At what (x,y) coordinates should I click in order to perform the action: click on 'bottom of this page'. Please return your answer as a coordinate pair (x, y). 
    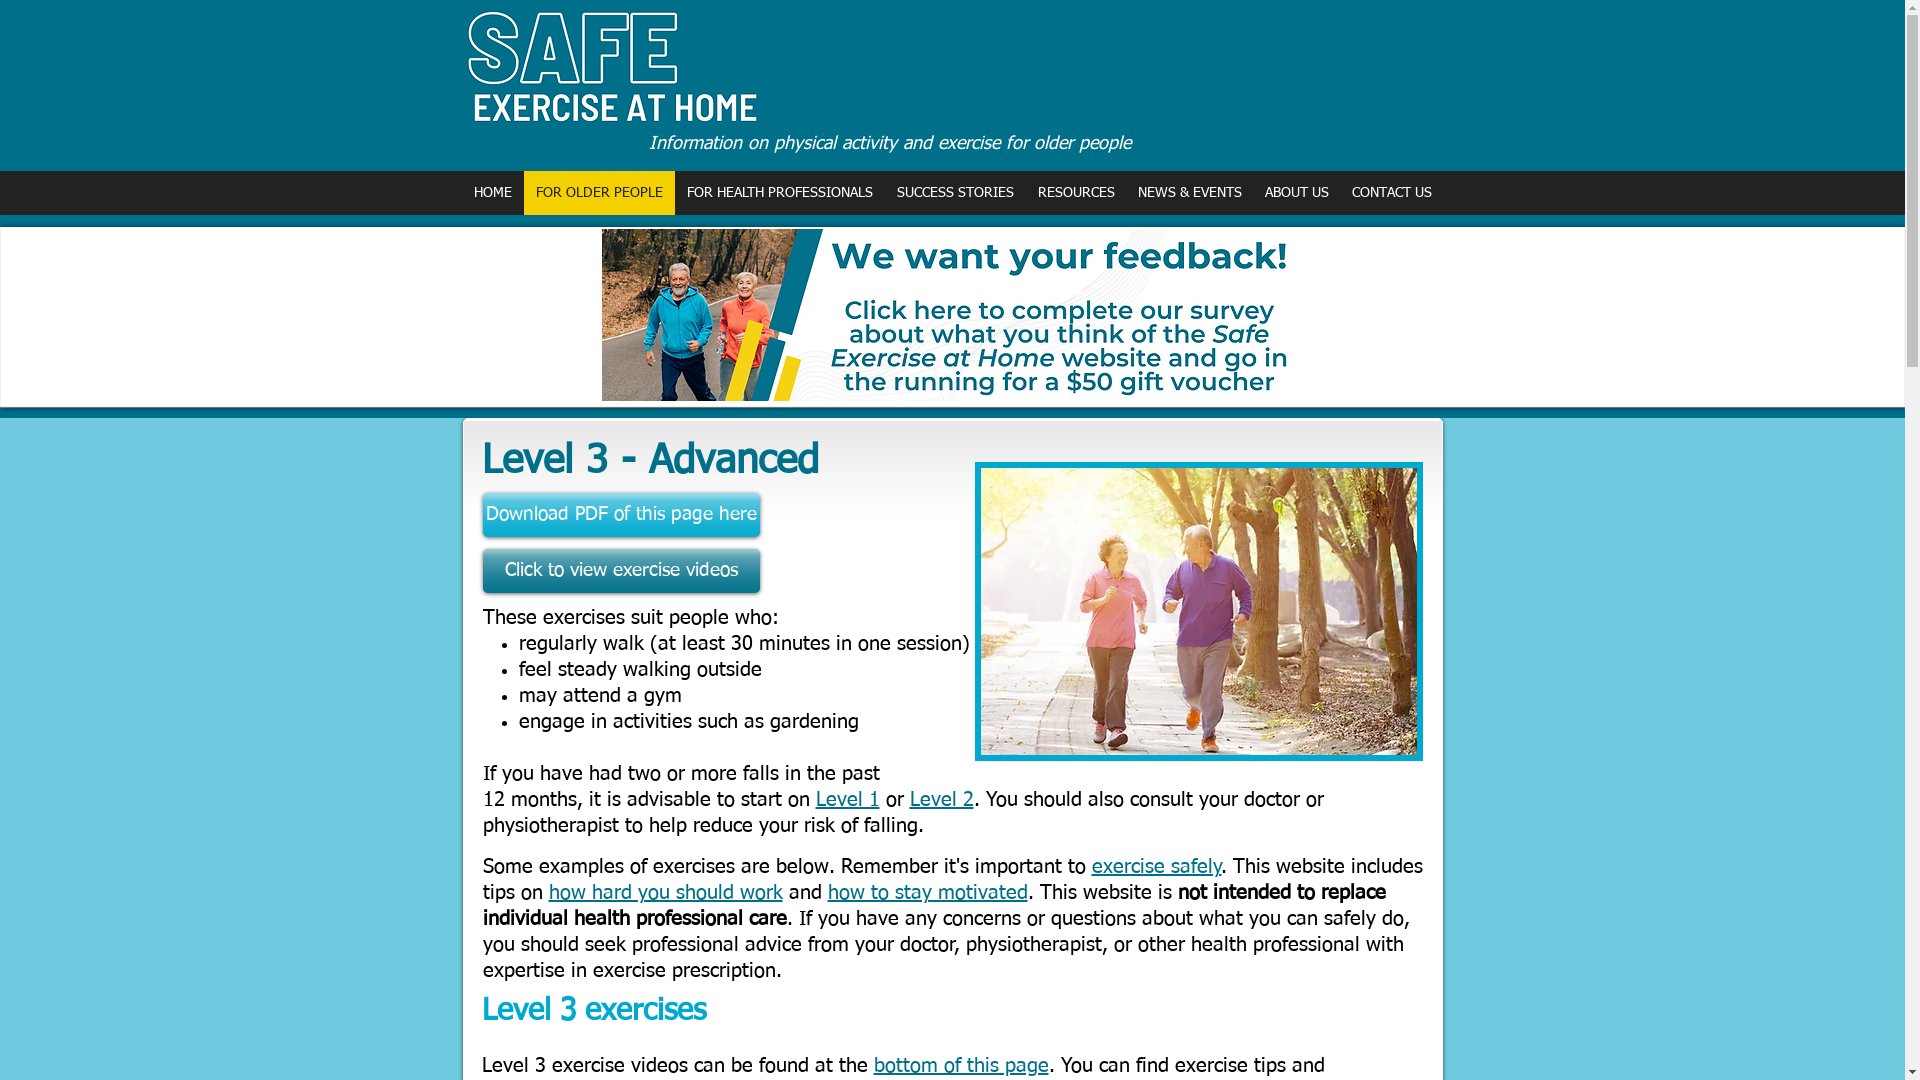
    Looking at the image, I should click on (961, 1064).